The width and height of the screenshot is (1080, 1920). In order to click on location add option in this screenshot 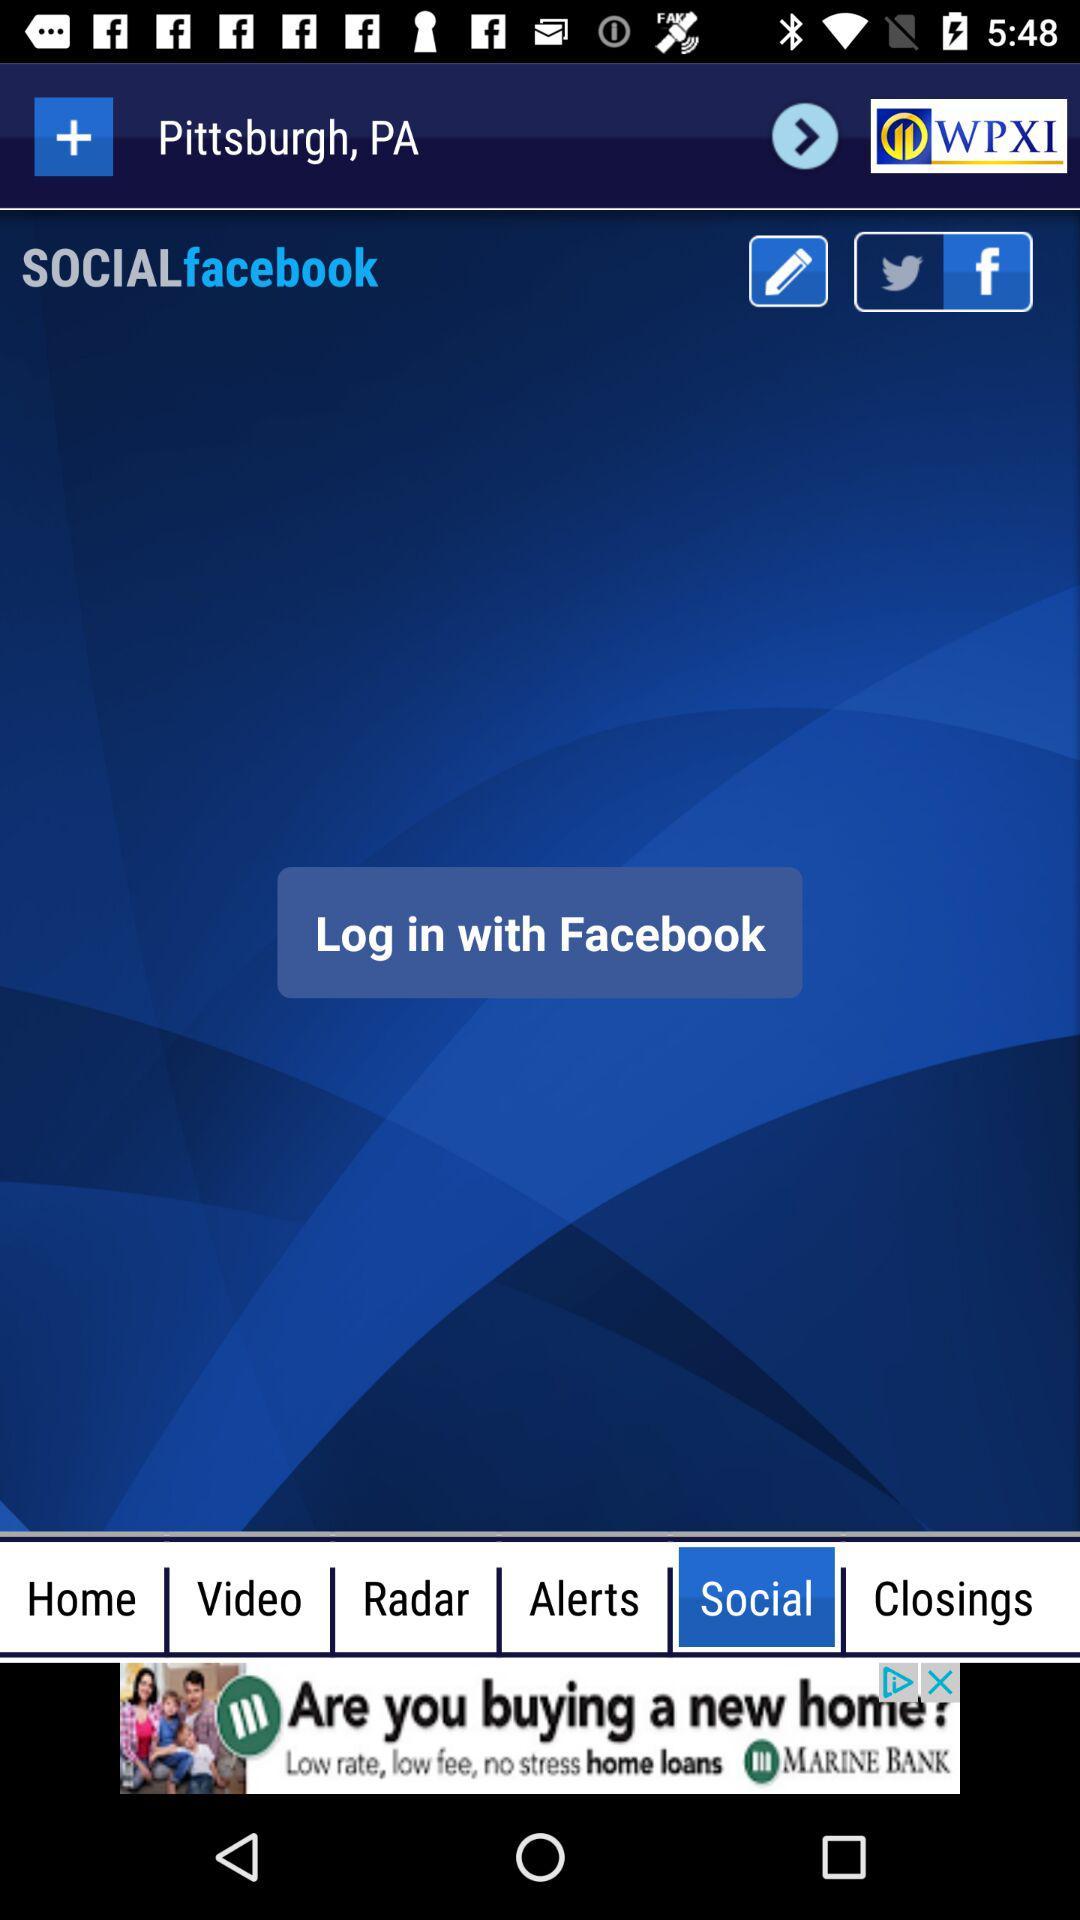, I will do `click(72, 135)`.